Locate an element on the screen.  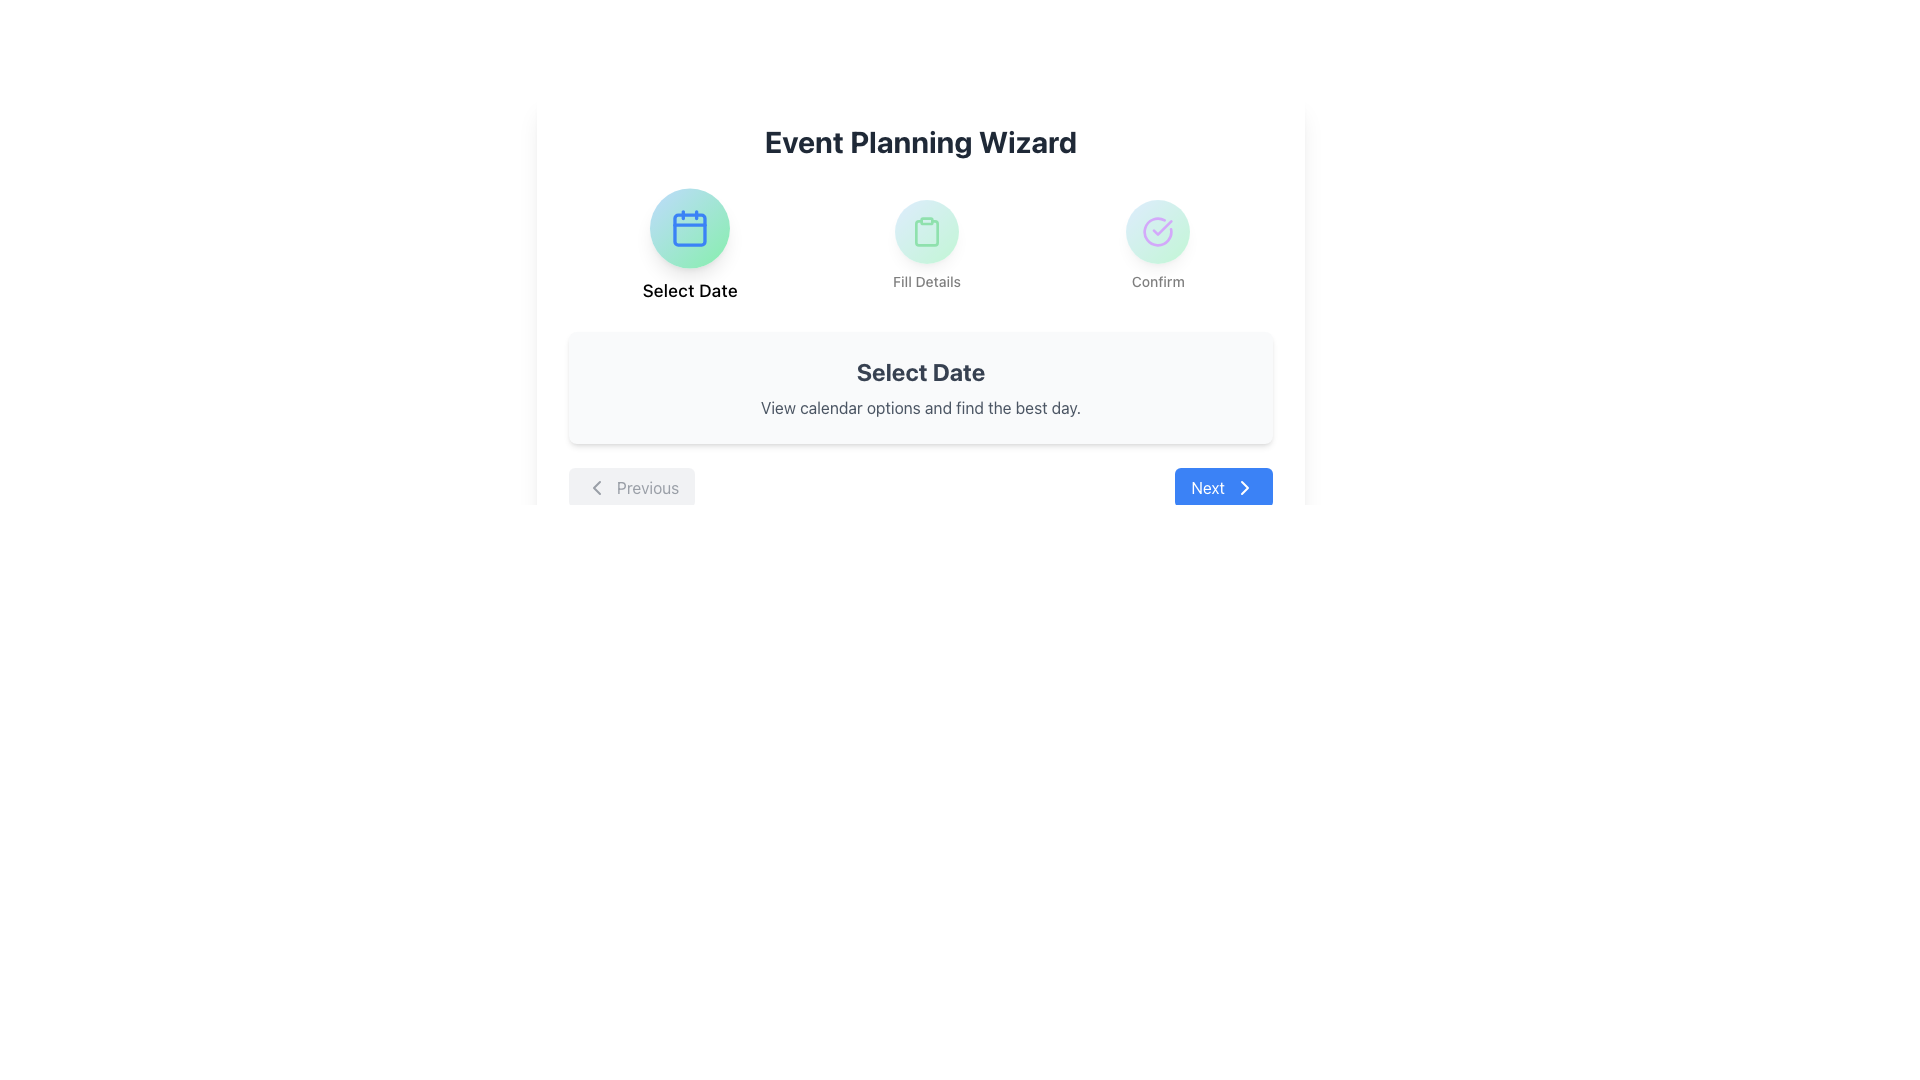
the decorative graphical element which is a rounded rectangle inside a calendar icon, part of the 'Select Date' option in the Event Planning Wizard interface is located at coordinates (689, 229).